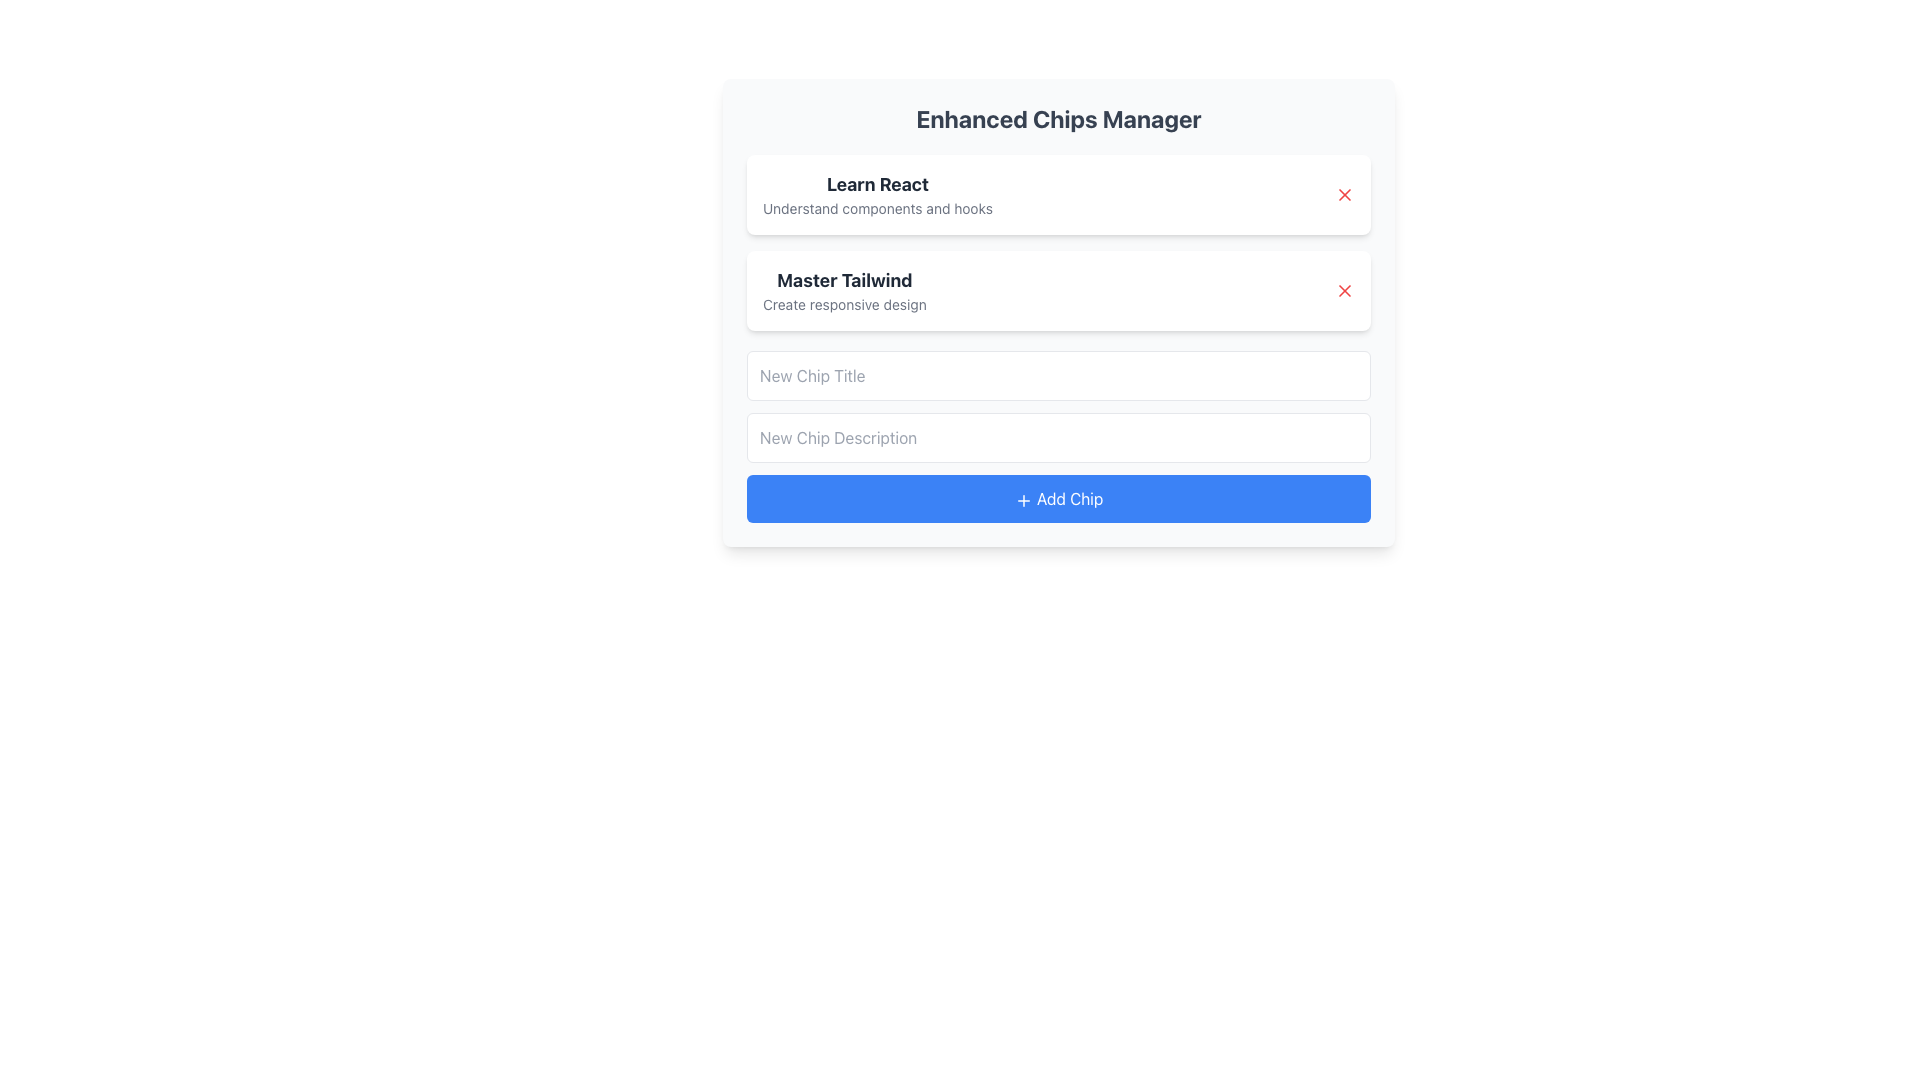 This screenshot has height=1080, width=1920. Describe the element at coordinates (878, 185) in the screenshot. I see `the text label that says 'Learn React', which is styled in bold and dark gray, positioned at the top of its group box above the description 'Understand components and hooks'` at that location.